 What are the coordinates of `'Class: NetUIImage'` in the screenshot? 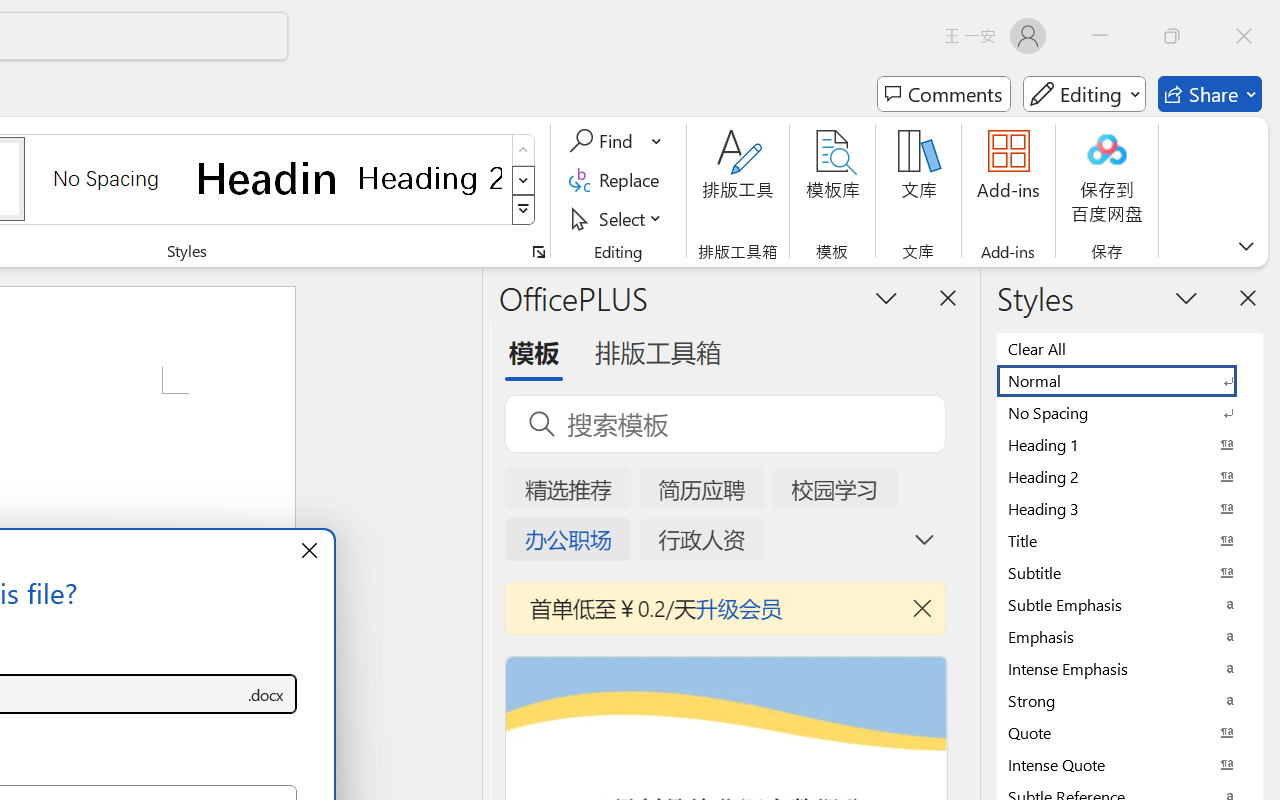 It's located at (524, 210).